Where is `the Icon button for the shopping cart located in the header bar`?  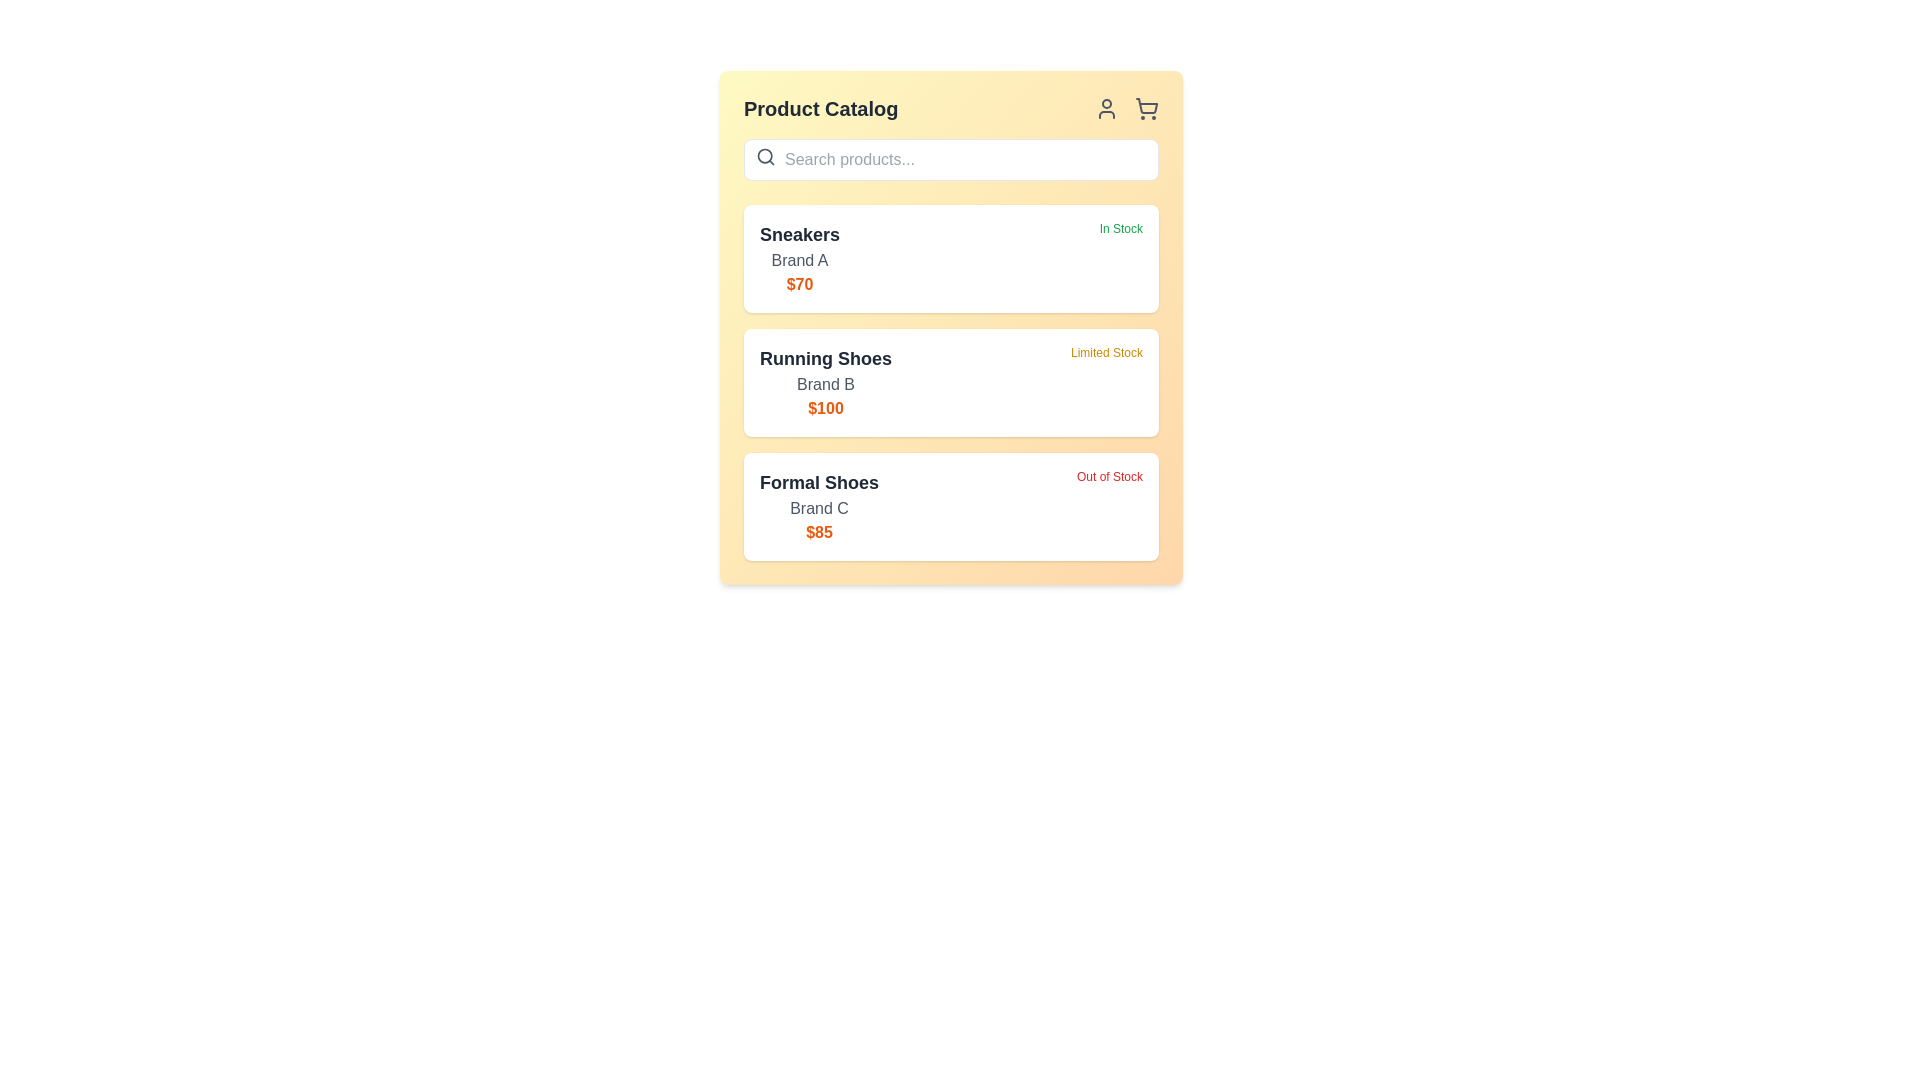 the Icon button for the shopping cart located in the header bar is located at coordinates (1147, 108).